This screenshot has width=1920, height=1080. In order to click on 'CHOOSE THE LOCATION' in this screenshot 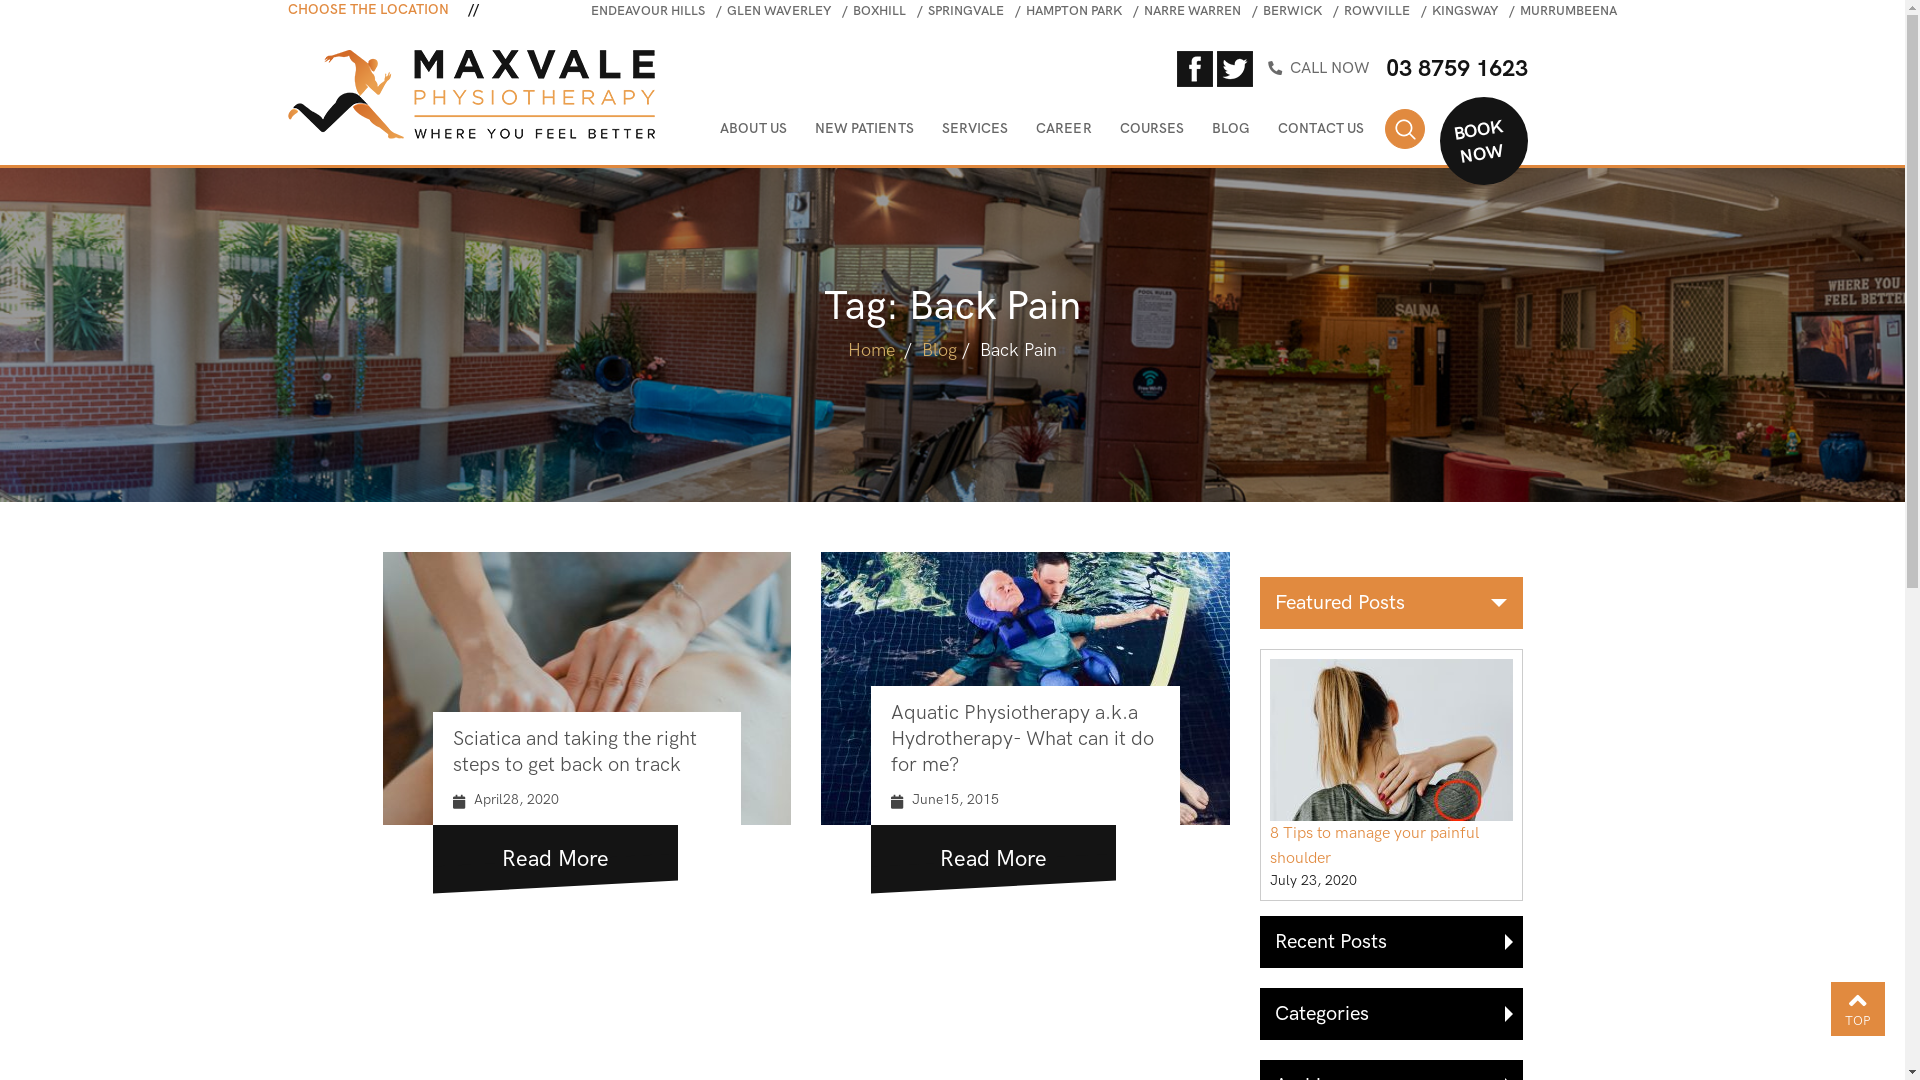, I will do `click(287, 10)`.